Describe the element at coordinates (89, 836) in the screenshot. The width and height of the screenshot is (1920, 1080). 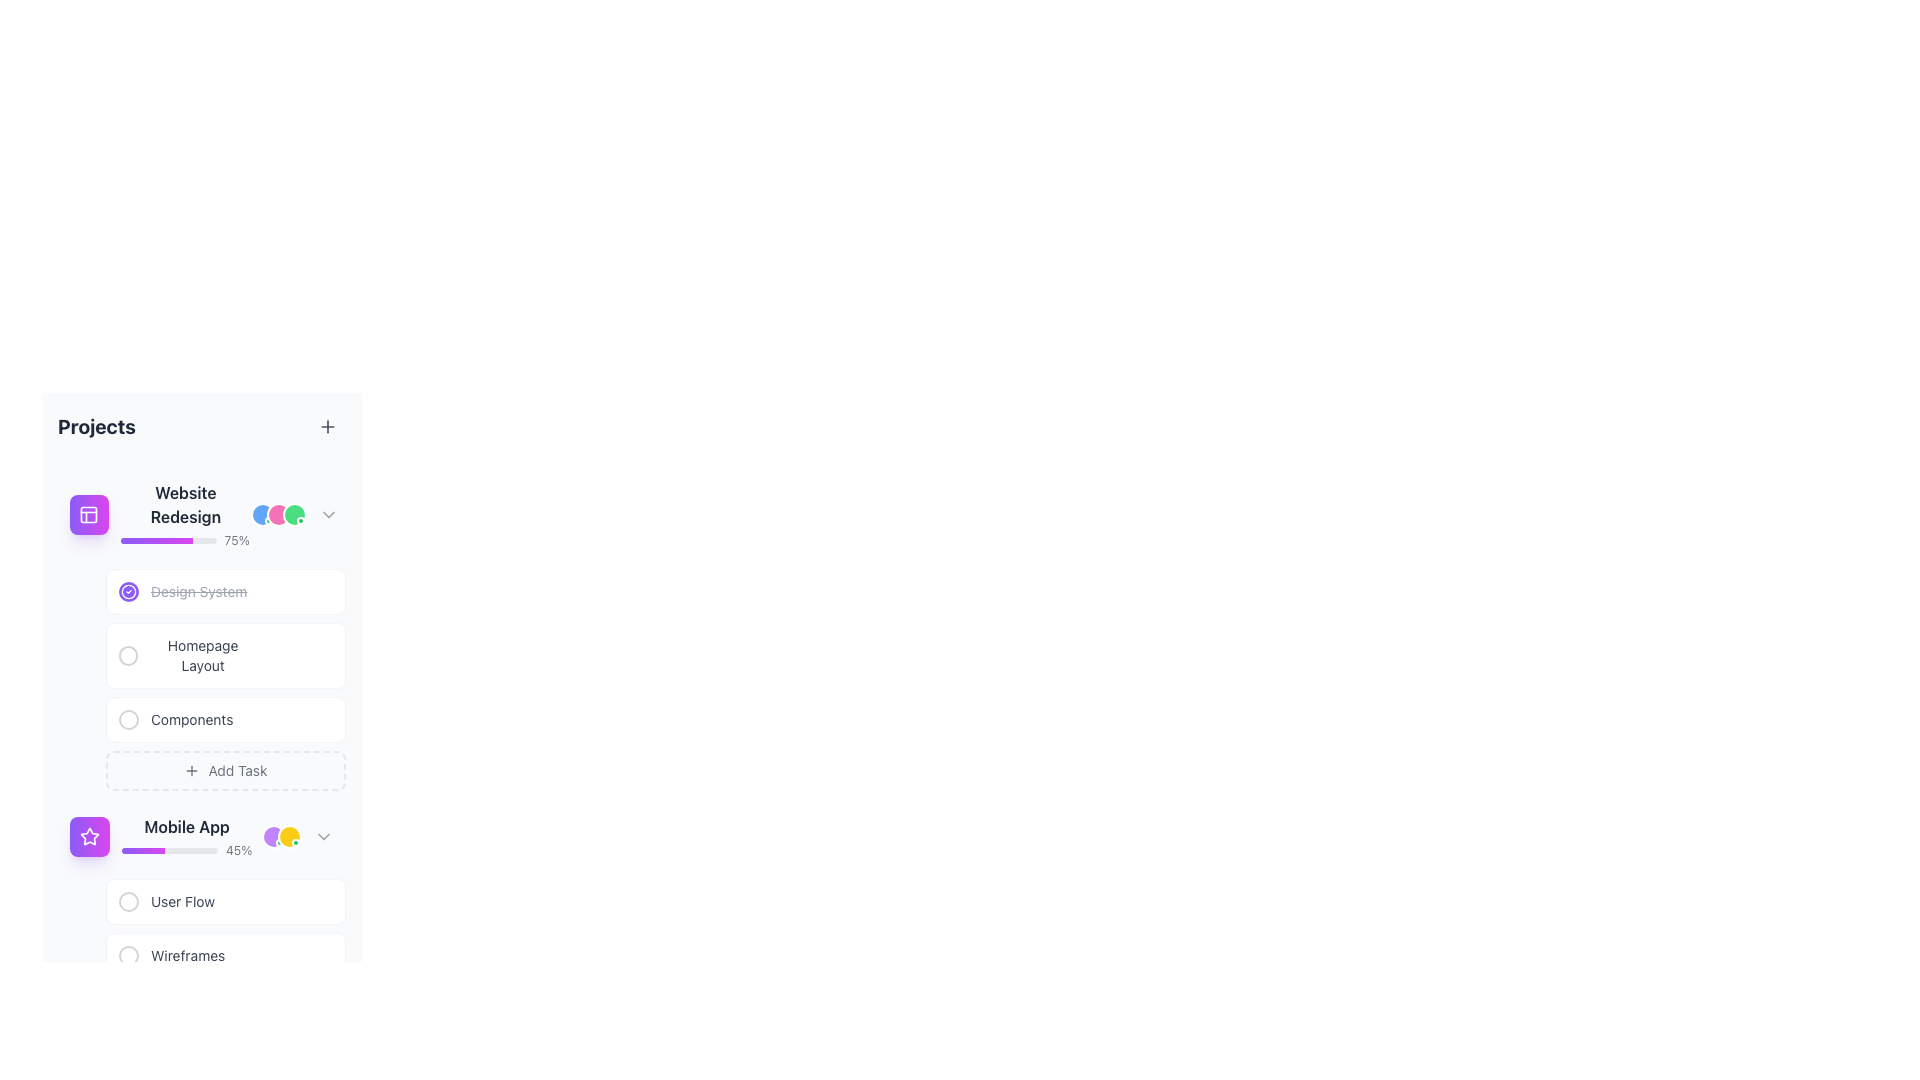
I see `the star-shaped icon with a hollow outline located in the sidebar next to the 'Mobile App' project item` at that location.